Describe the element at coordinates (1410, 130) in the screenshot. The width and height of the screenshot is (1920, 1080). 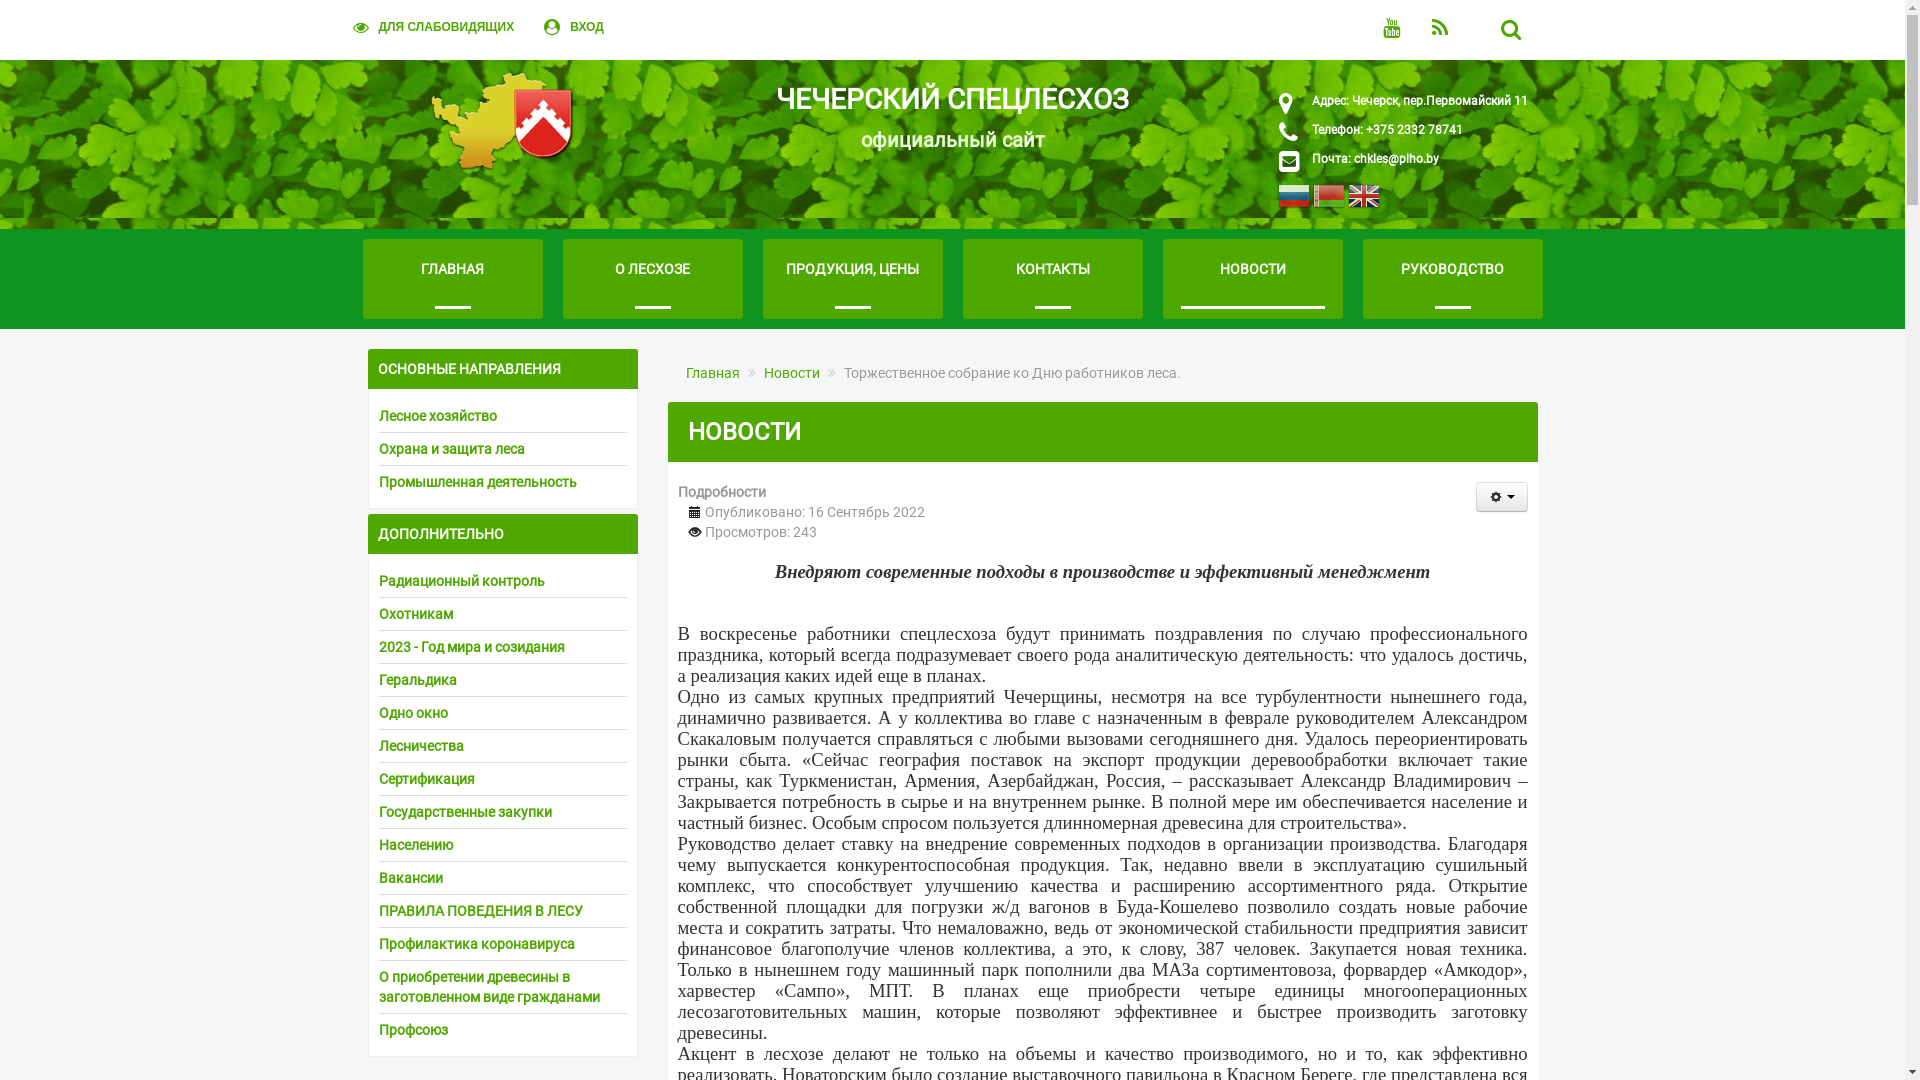
I see `'+375 2332 78741'` at that location.